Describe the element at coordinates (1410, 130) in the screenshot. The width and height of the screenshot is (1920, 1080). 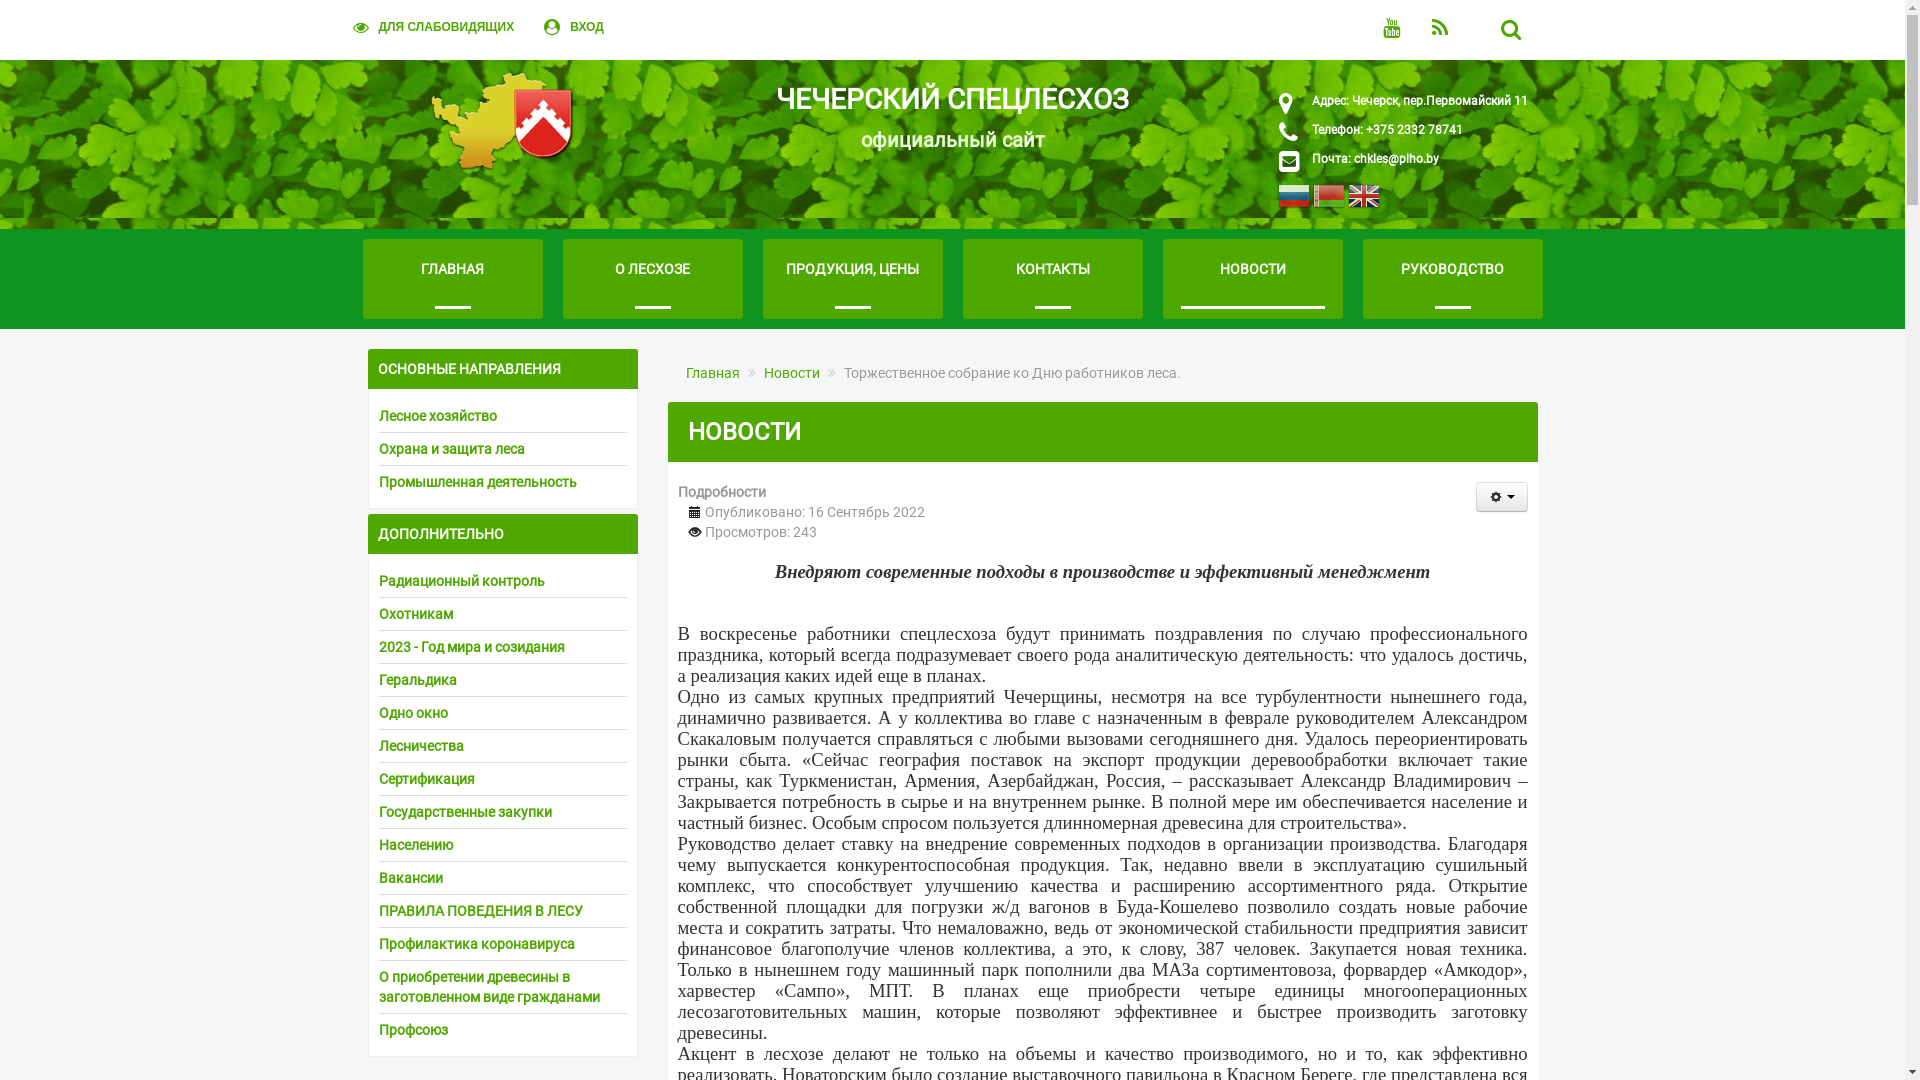
I see `'+375 2332 78741'` at that location.